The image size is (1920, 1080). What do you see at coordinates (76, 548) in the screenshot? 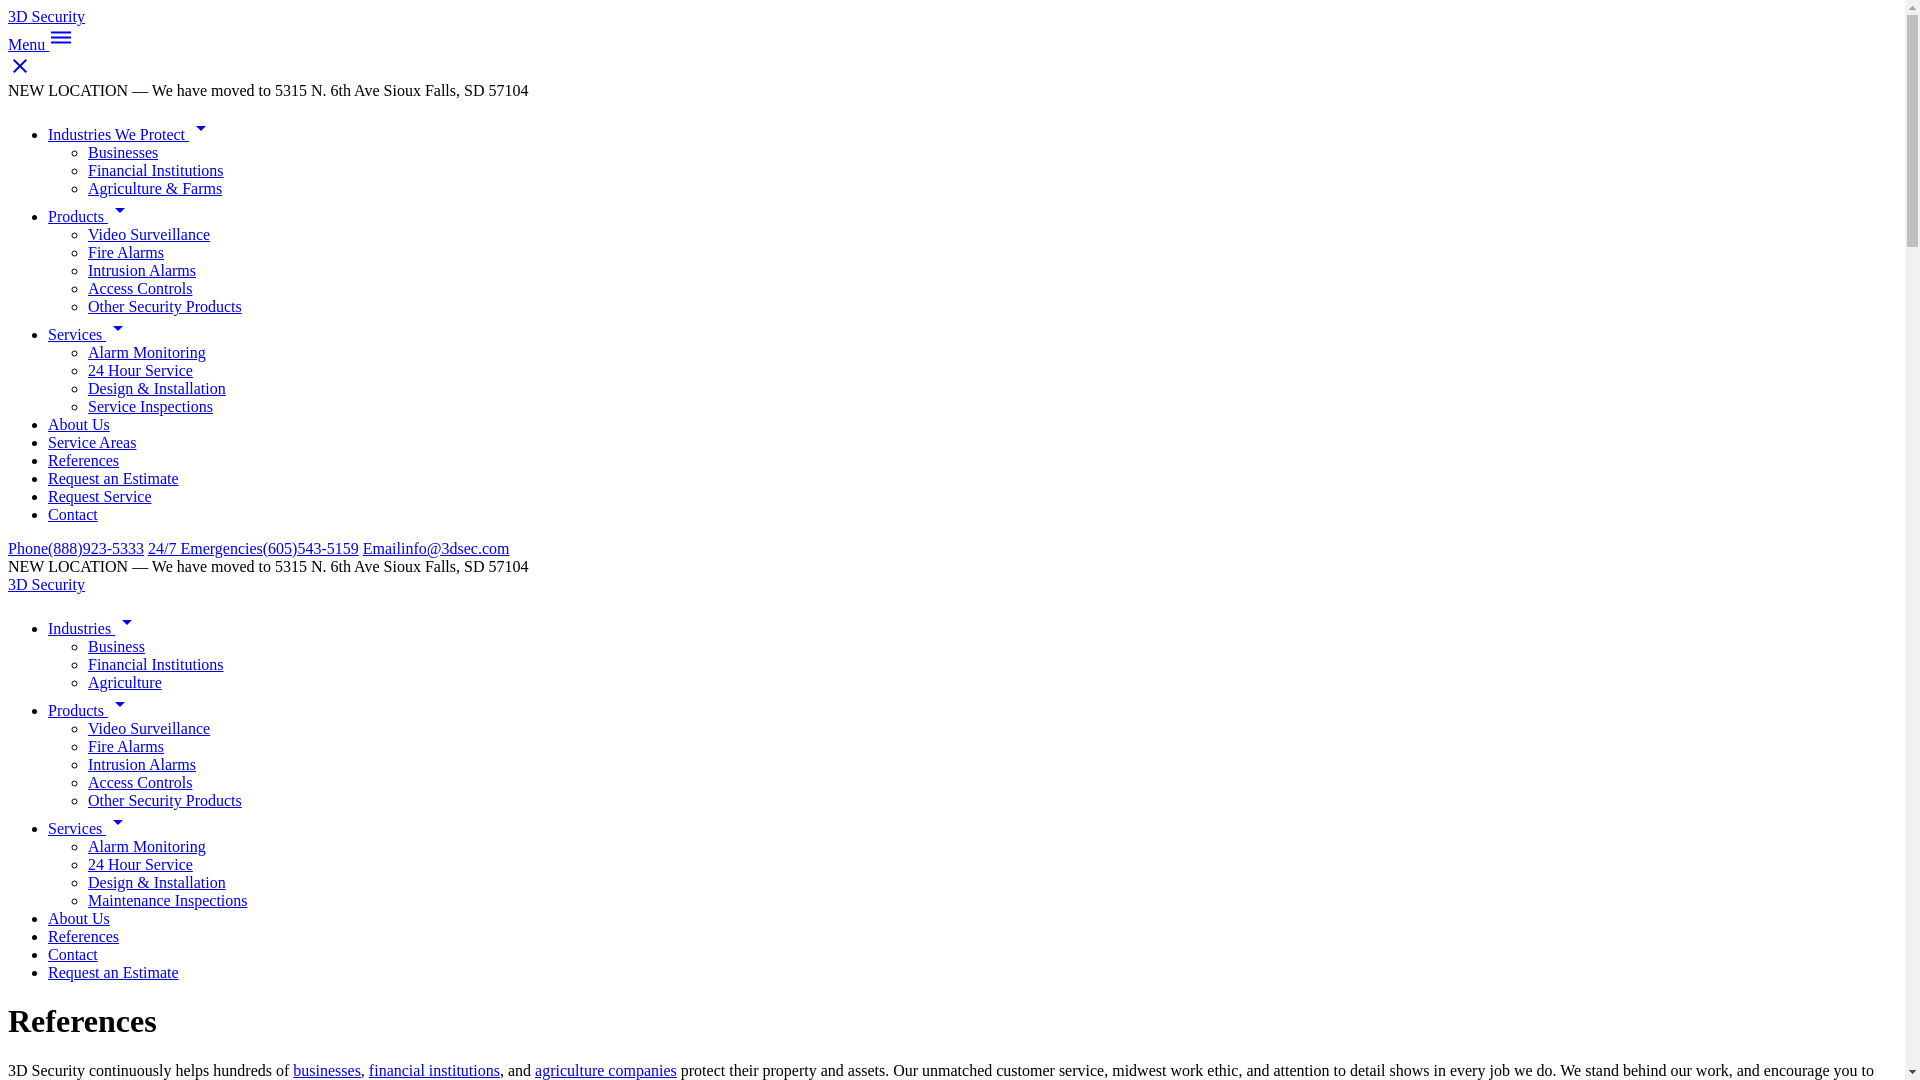
I see `'Phone(888)923-5333'` at bounding box center [76, 548].